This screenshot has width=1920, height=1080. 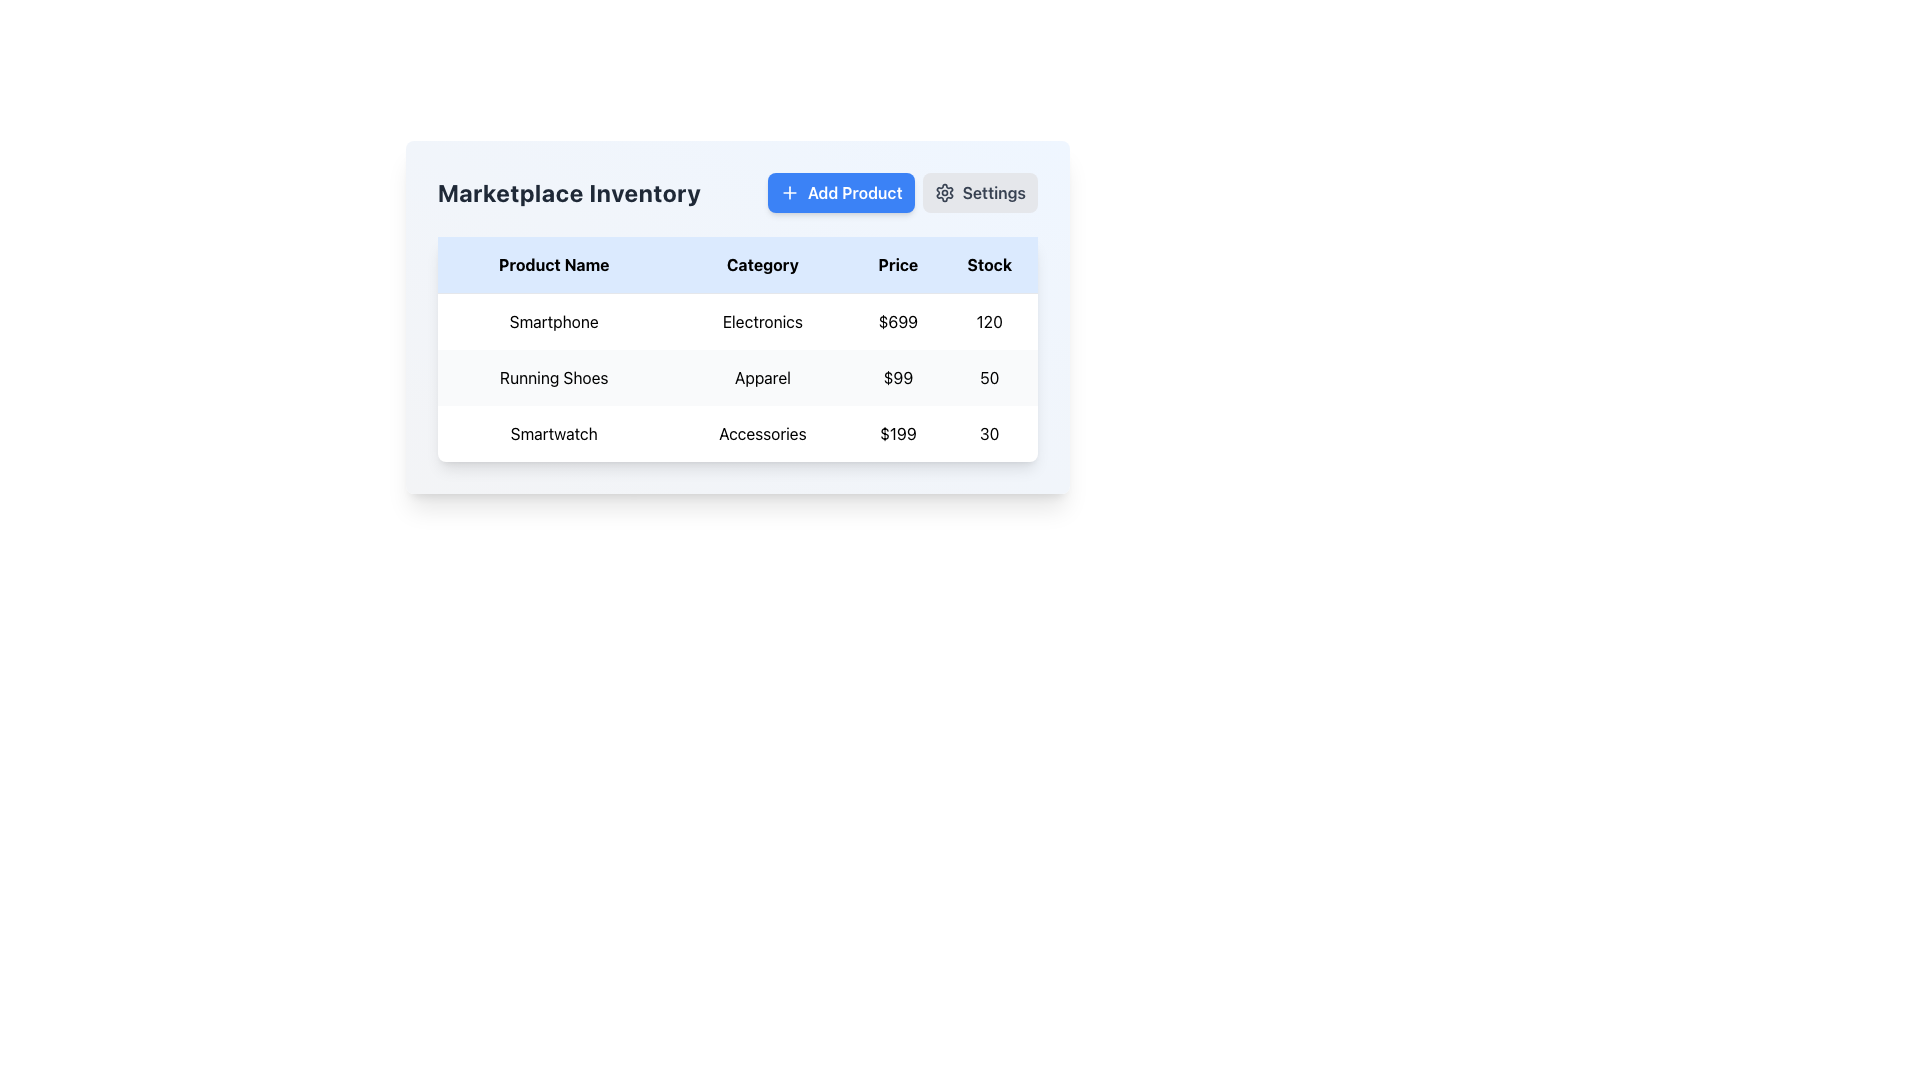 What do you see at coordinates (943, 192) in the screenshot?
I see `the gear-like icon located at the rightmost part of the top bar of the card, which is part of the 'Settings' button, to show a context menu` at bounding box center [943, 192].